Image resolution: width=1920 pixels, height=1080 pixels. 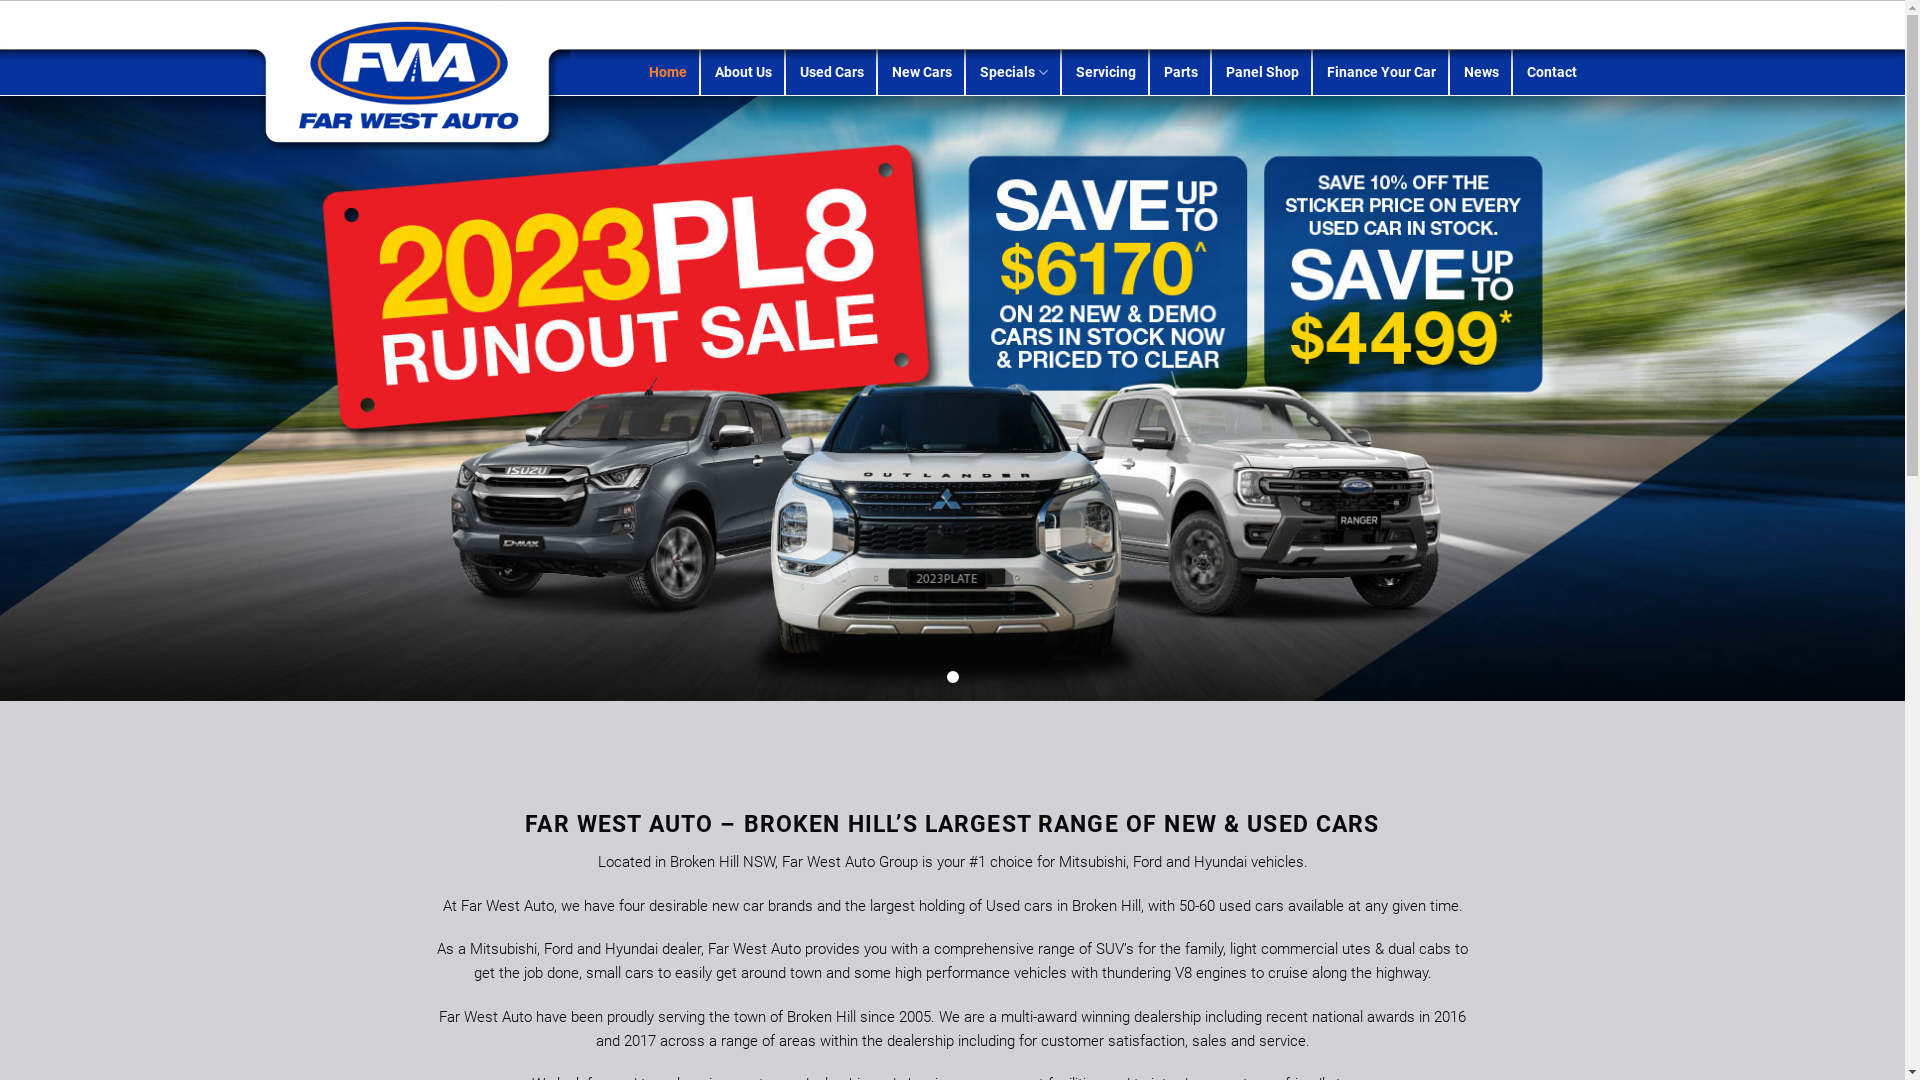 What do you see at coordinates (1481, 71) in the screenshot?
I see `'News'` at bounding box center [1481, 71].